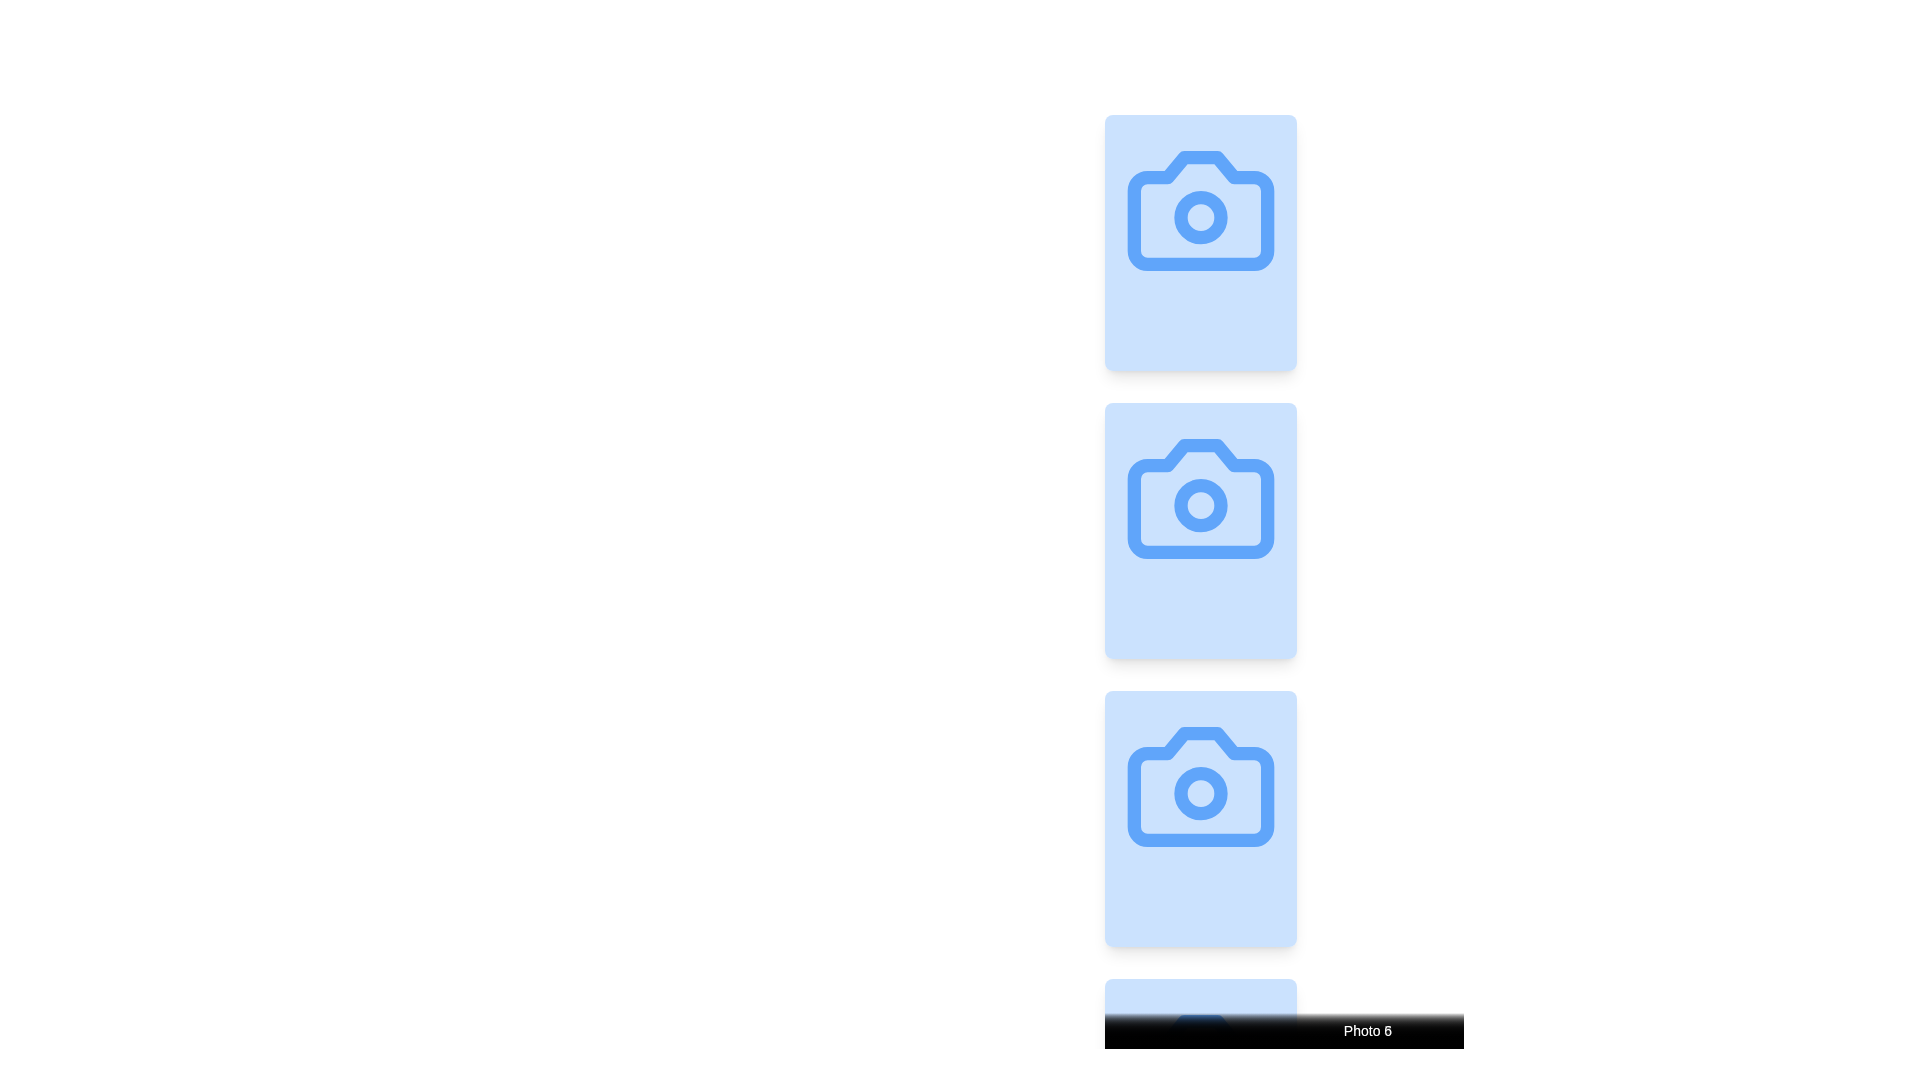 This screenshot has height=1080, width=1920. What do you see at coordinates (1200, 497) in the screenshot?
I see `the SVG Icon representing a photographic or camera-related feature located at the upper central position of the 'Photo 2' card` at bounding box center [1200, 497].